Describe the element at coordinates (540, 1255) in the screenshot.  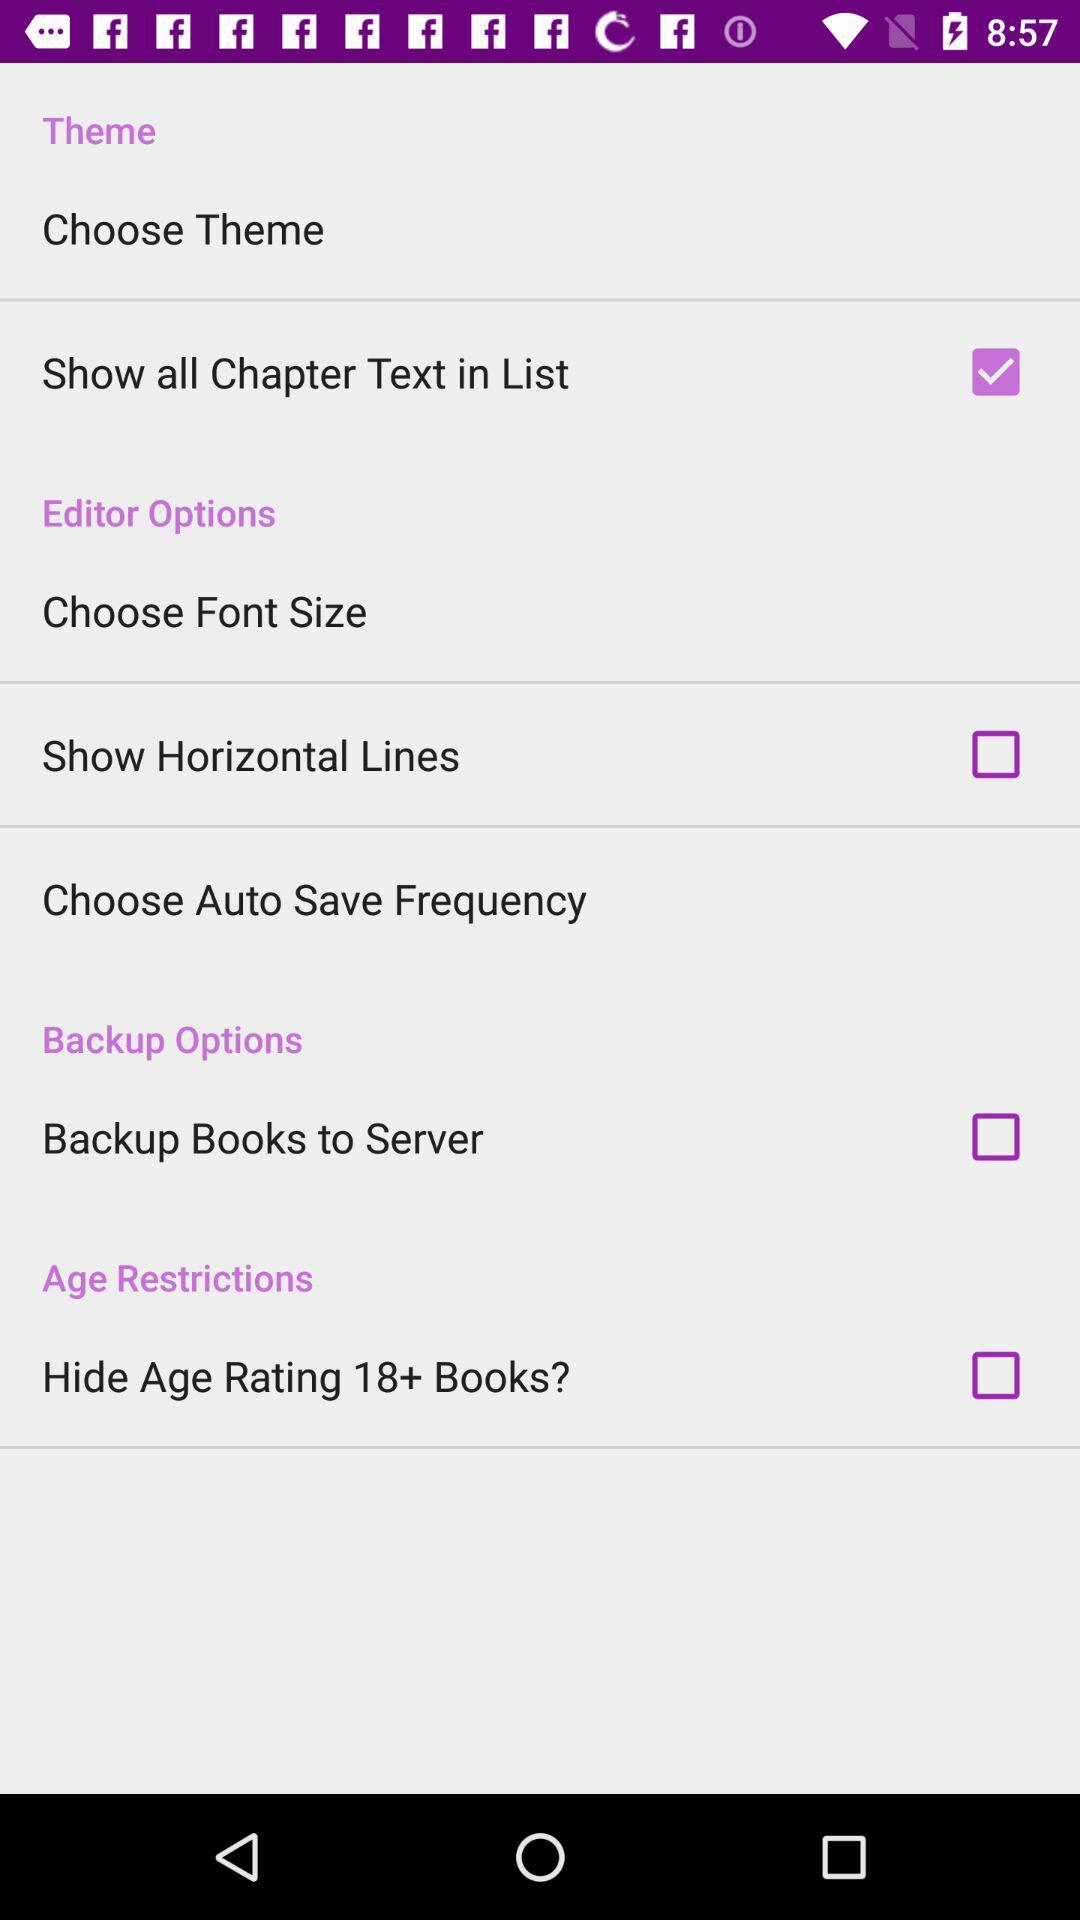
I see `the age restrictions app` at that location.